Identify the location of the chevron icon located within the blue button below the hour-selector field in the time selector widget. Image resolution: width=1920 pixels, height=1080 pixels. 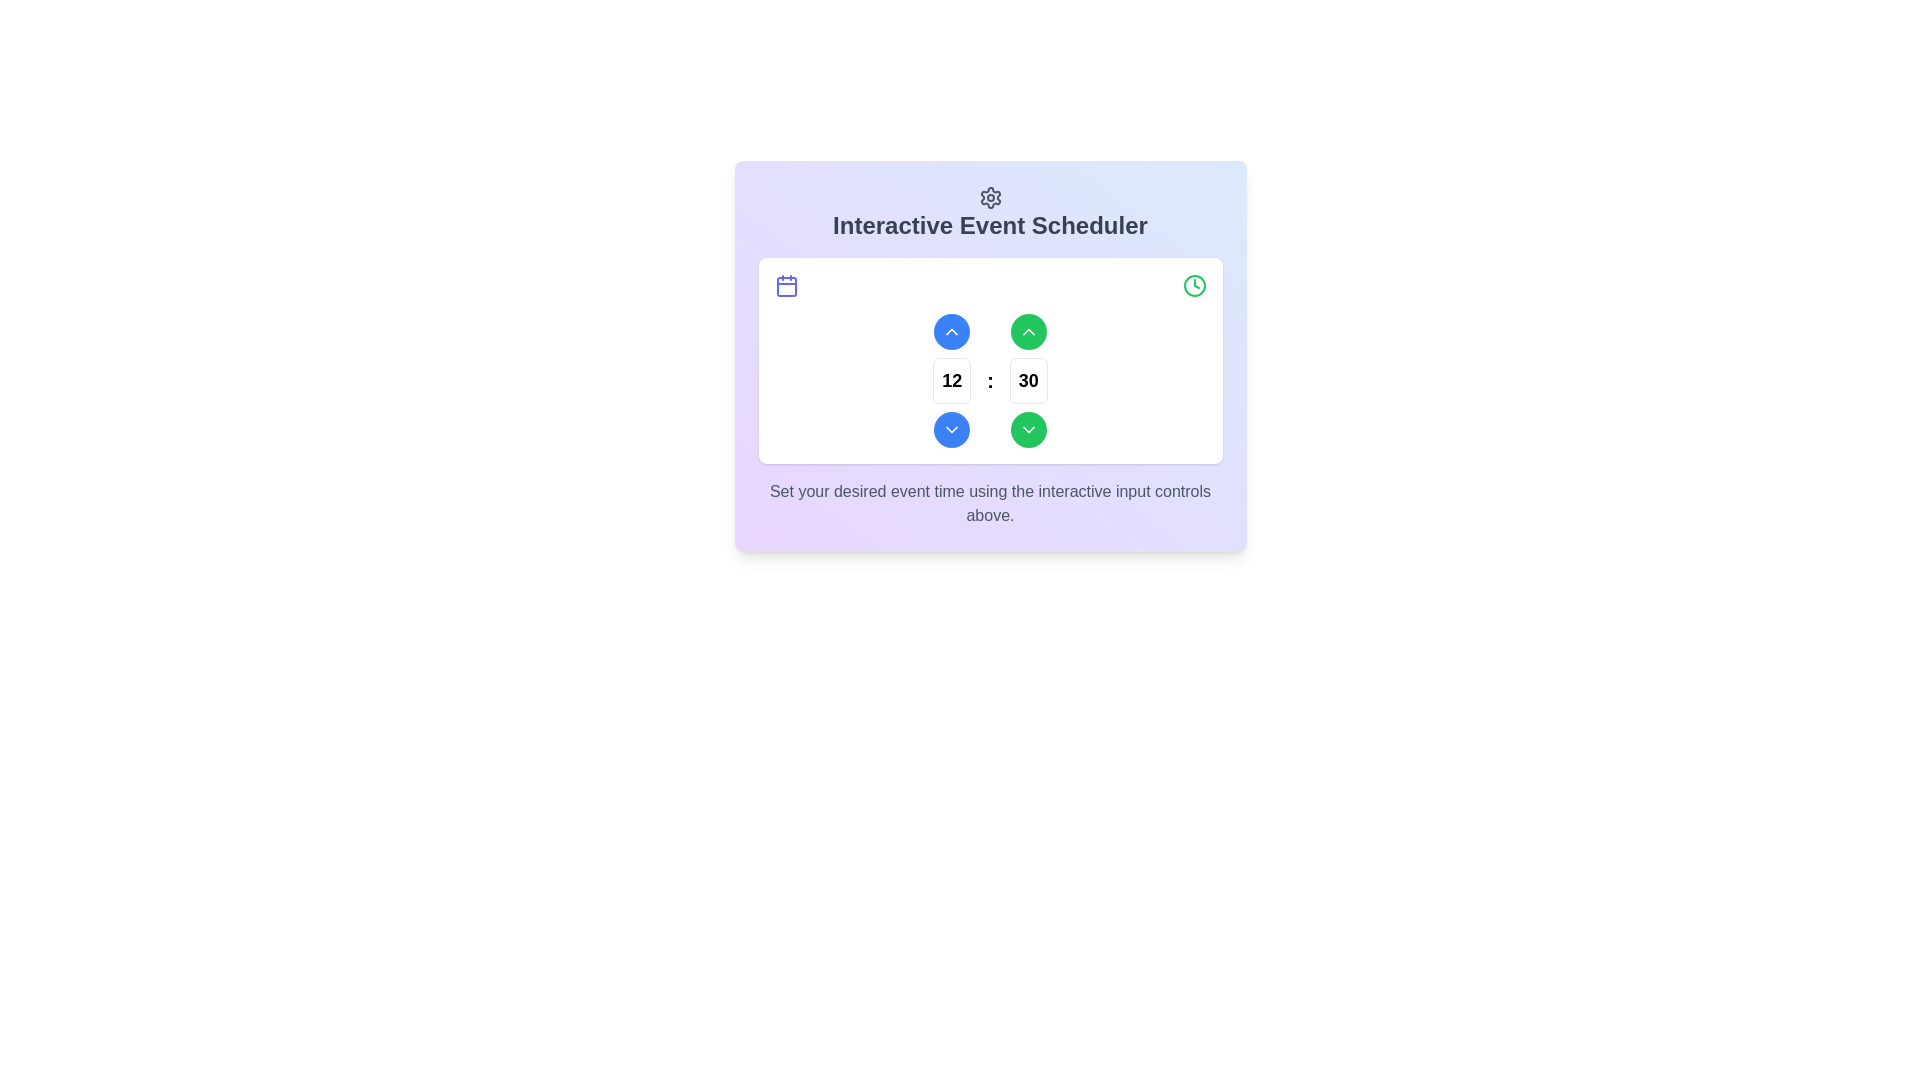
(951, 428).